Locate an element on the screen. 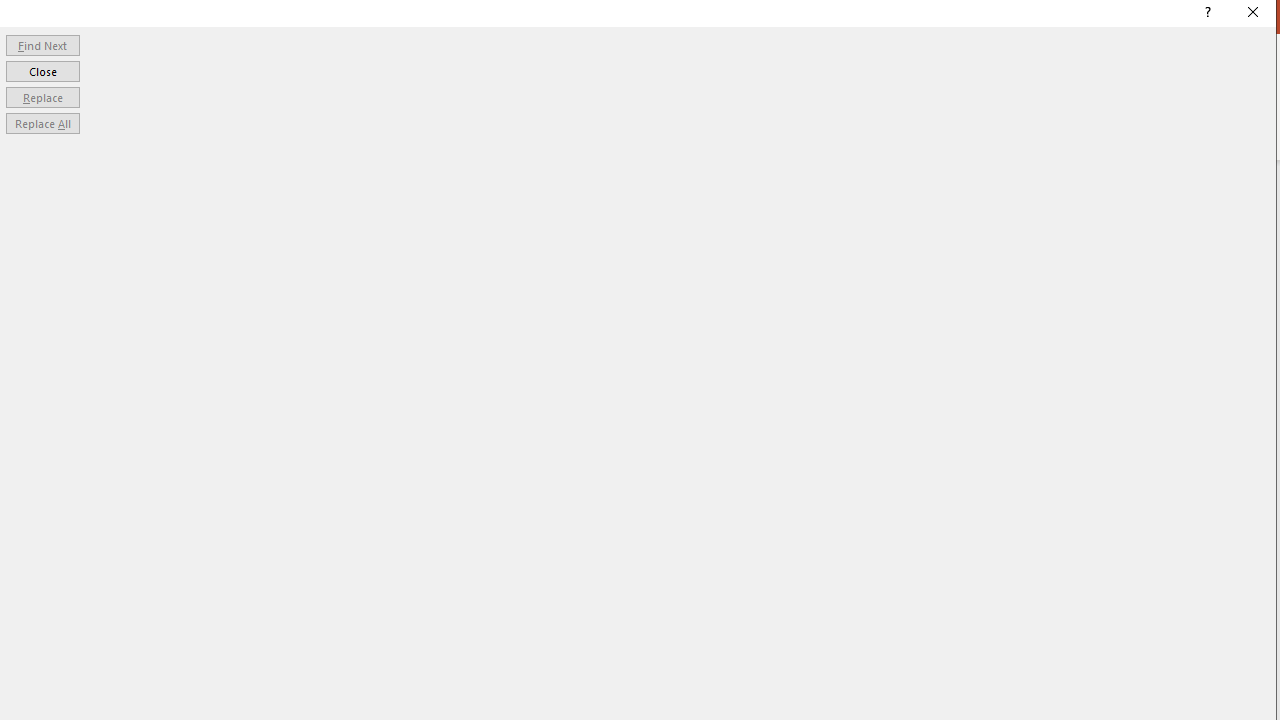 Image resolution: width=1280 pixels, height=720 pixels. 'Replace All' is located at coordinates (42, 123).